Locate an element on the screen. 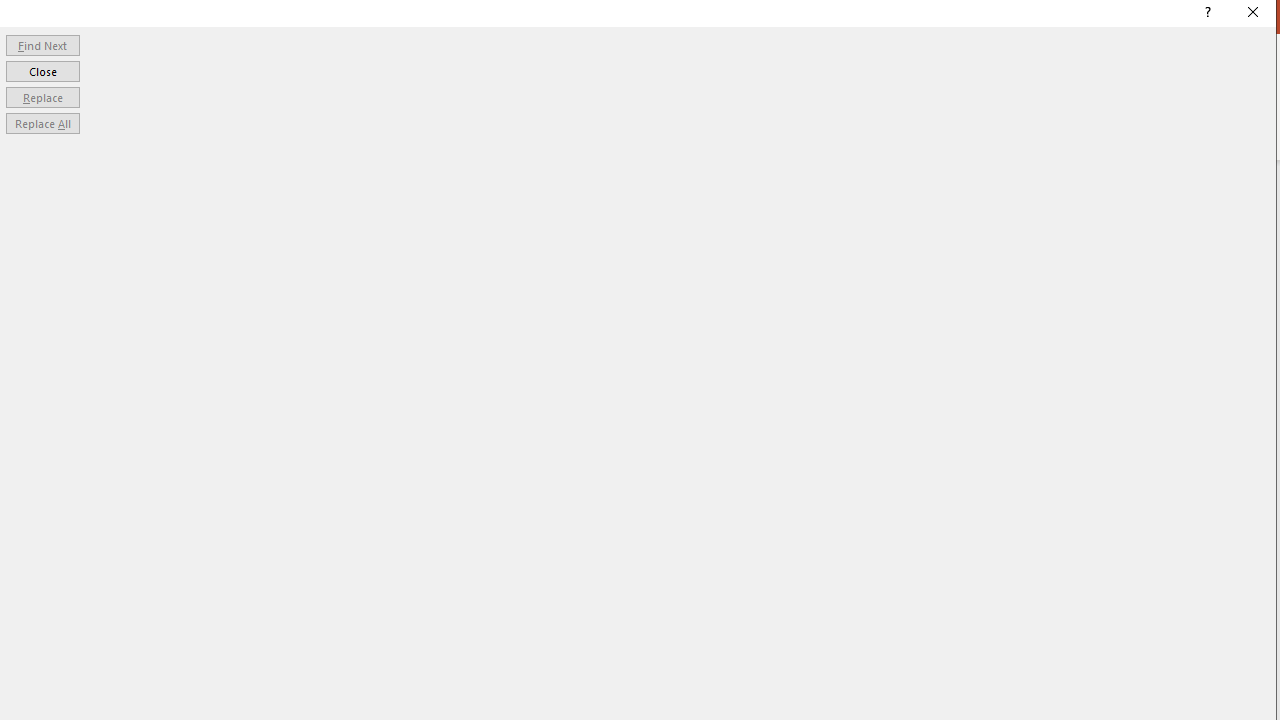 Image resolution: width=1280 pixels, height=720 pixels. 'Replace All' is located at coordinates (42, 123).